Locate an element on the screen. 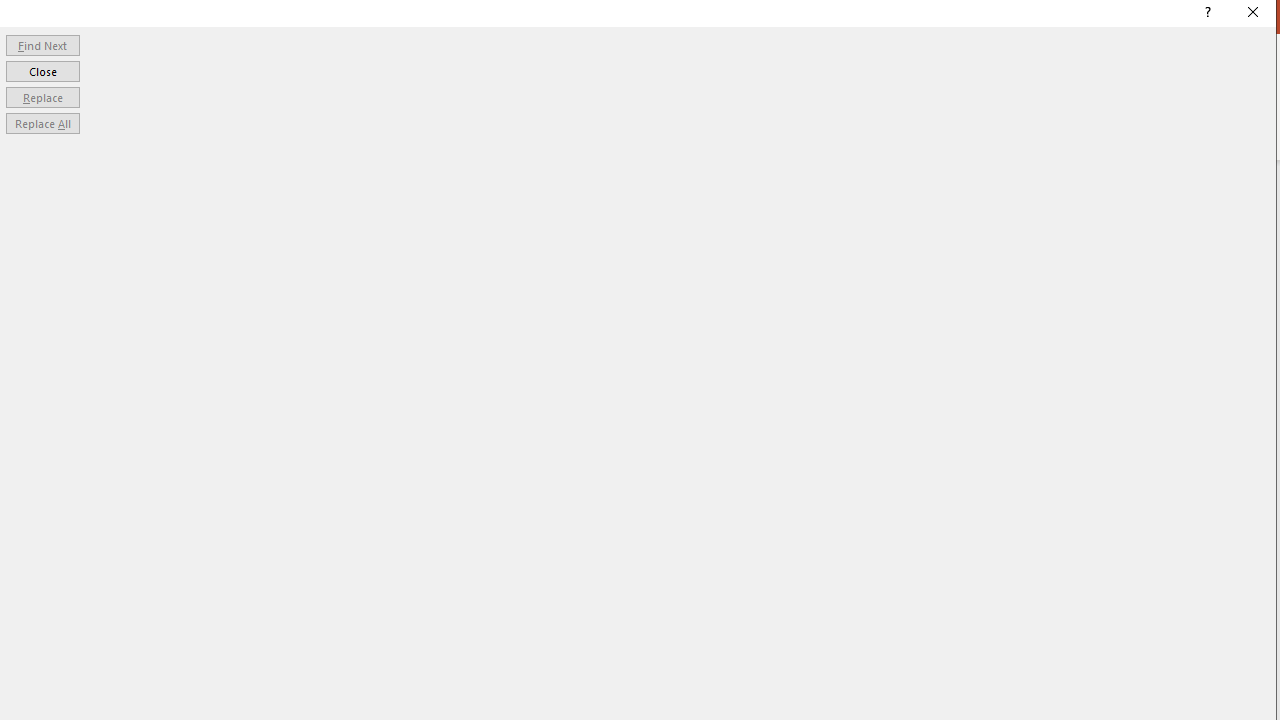 Image resolution: width=1280 pixels, height=720 pixels. 'Replace All' is located at coordinates (42, 123).